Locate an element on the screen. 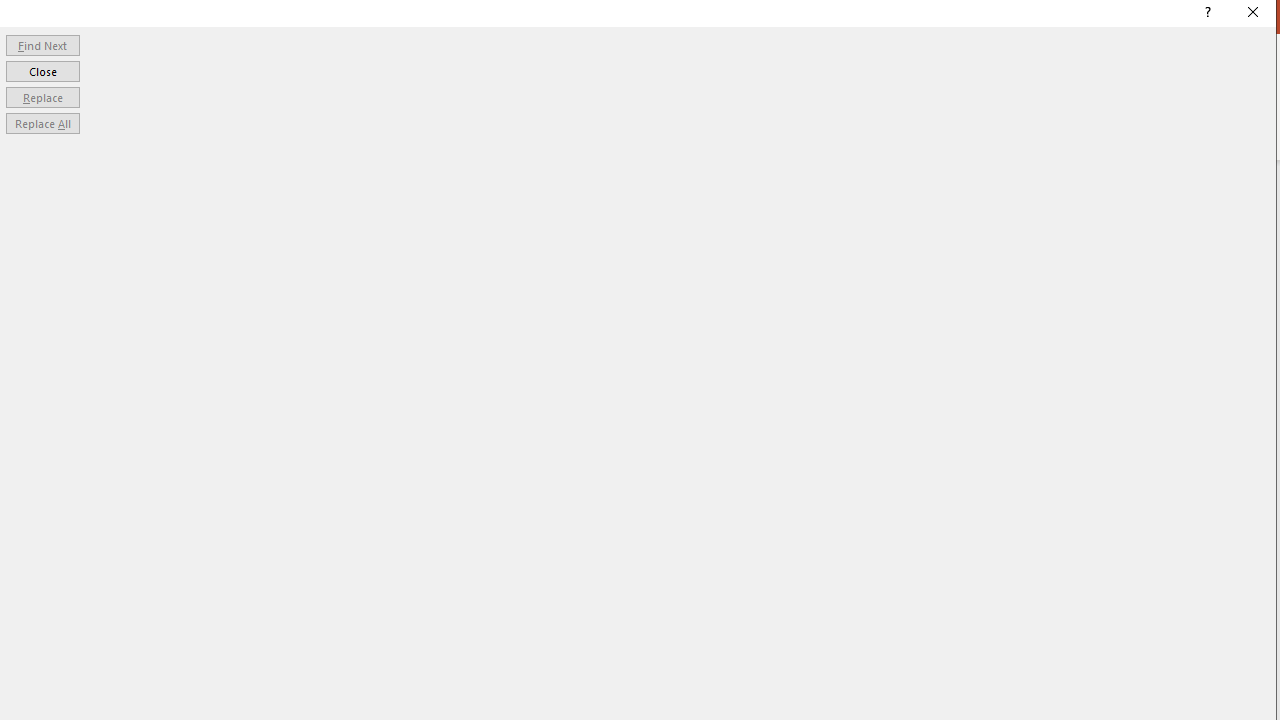 Image resolution: width=1280 pixels, height=720 pixels. 'Replace All' is located at coordinates (42, 123).